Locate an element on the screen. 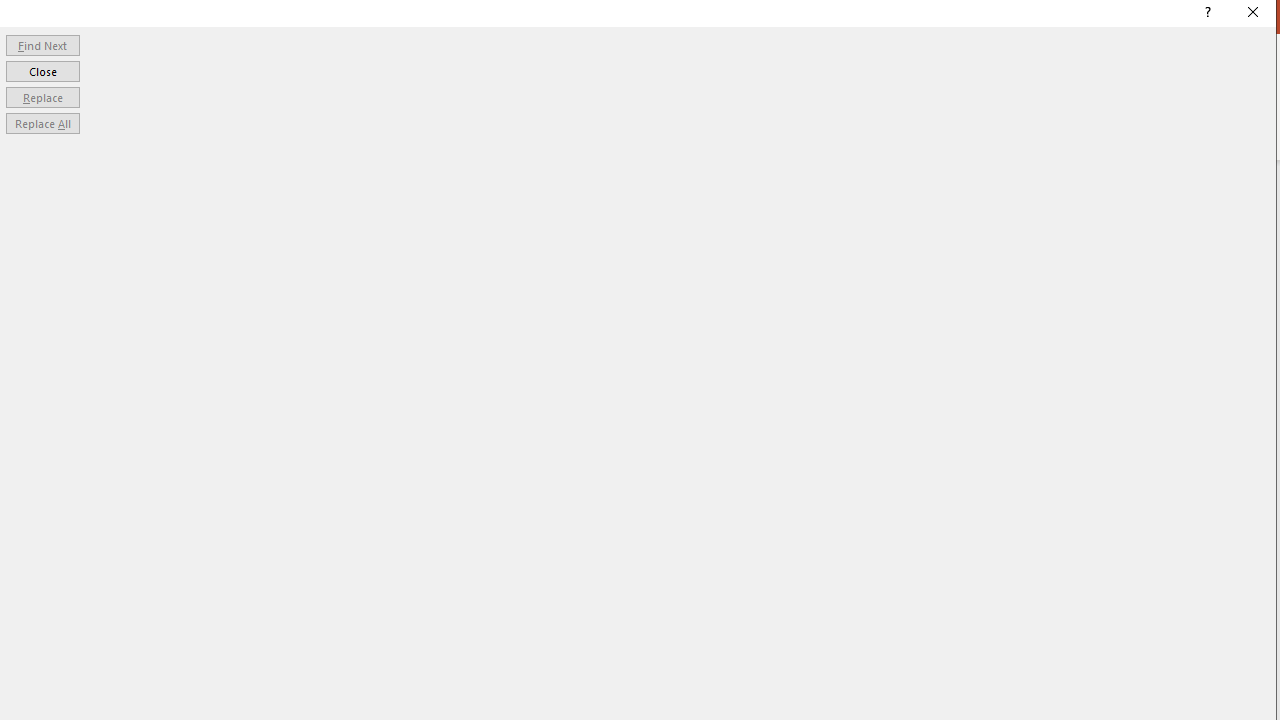 Image resolution: width=1280 pixels, height=720 pixels. 'Replace All' is located at coordinates (42, 123).